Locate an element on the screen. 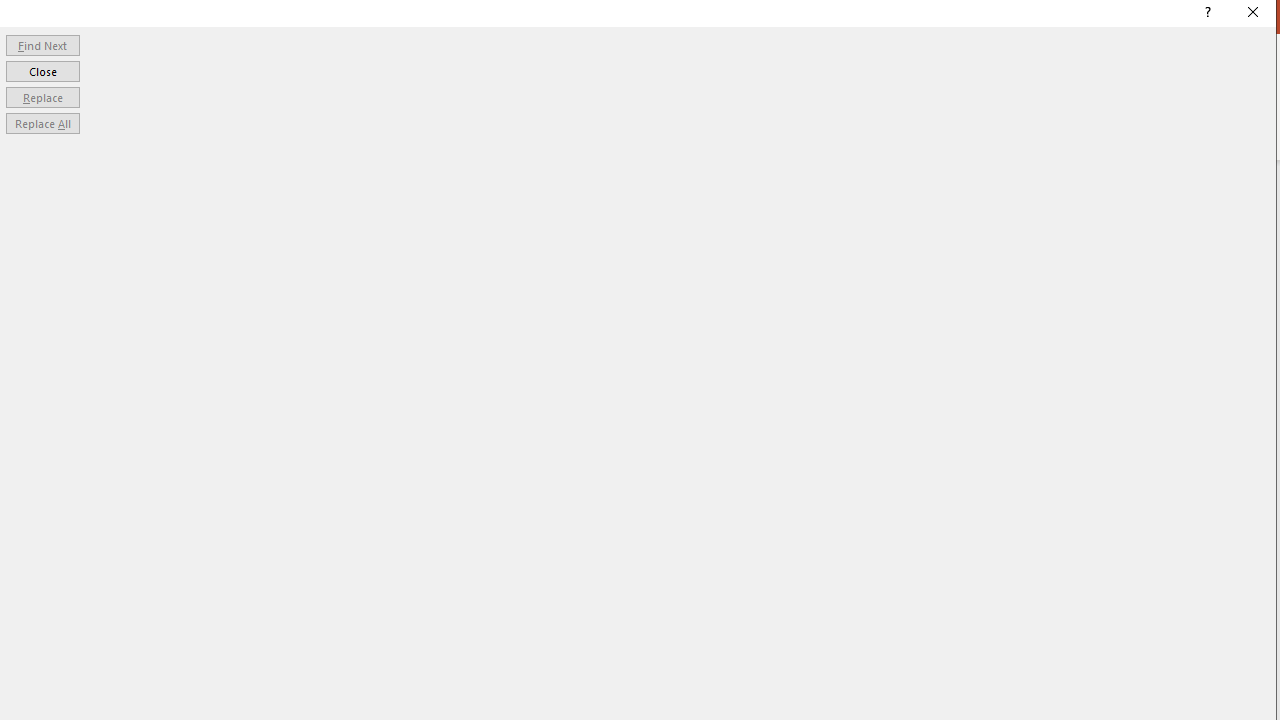 Image resolution: width=1280 pixels, height=720 pixels. 'Replace All' is located at coordinates (42, 123).